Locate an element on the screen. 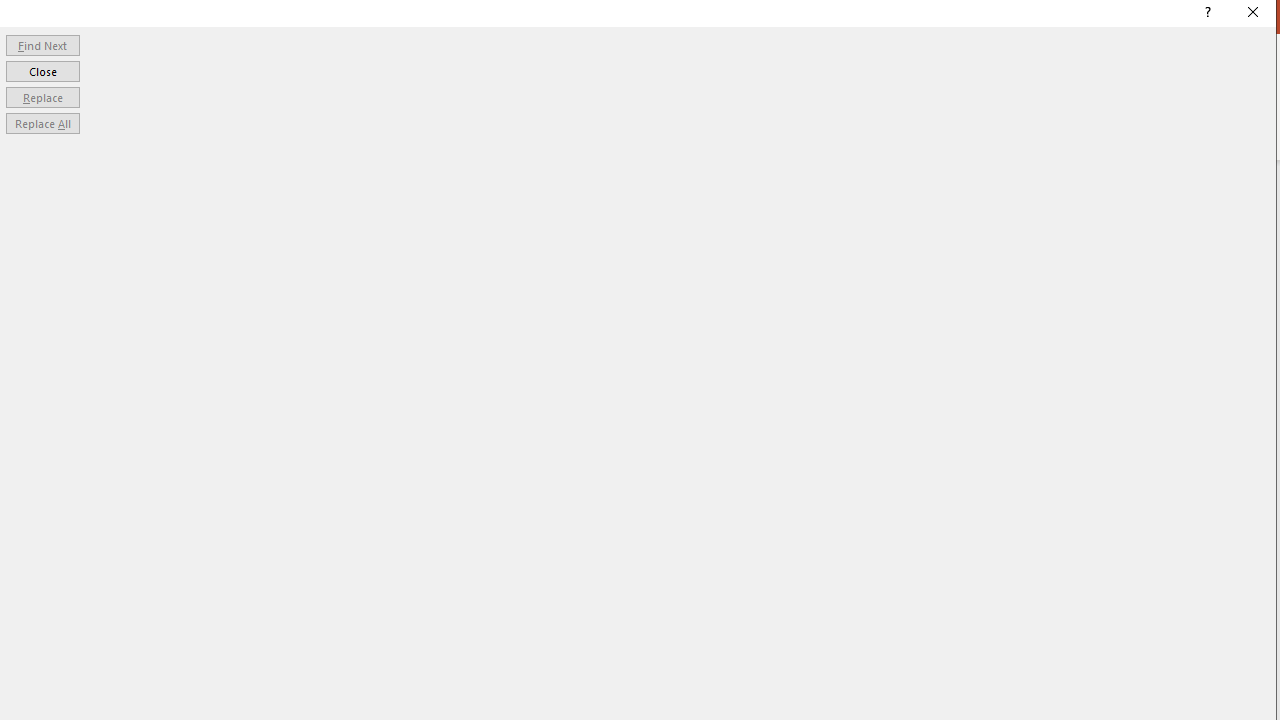 Image resolution: width=1280 pixels, height=720 pixels. 'Replace All' is located at coordinates (42, 123).